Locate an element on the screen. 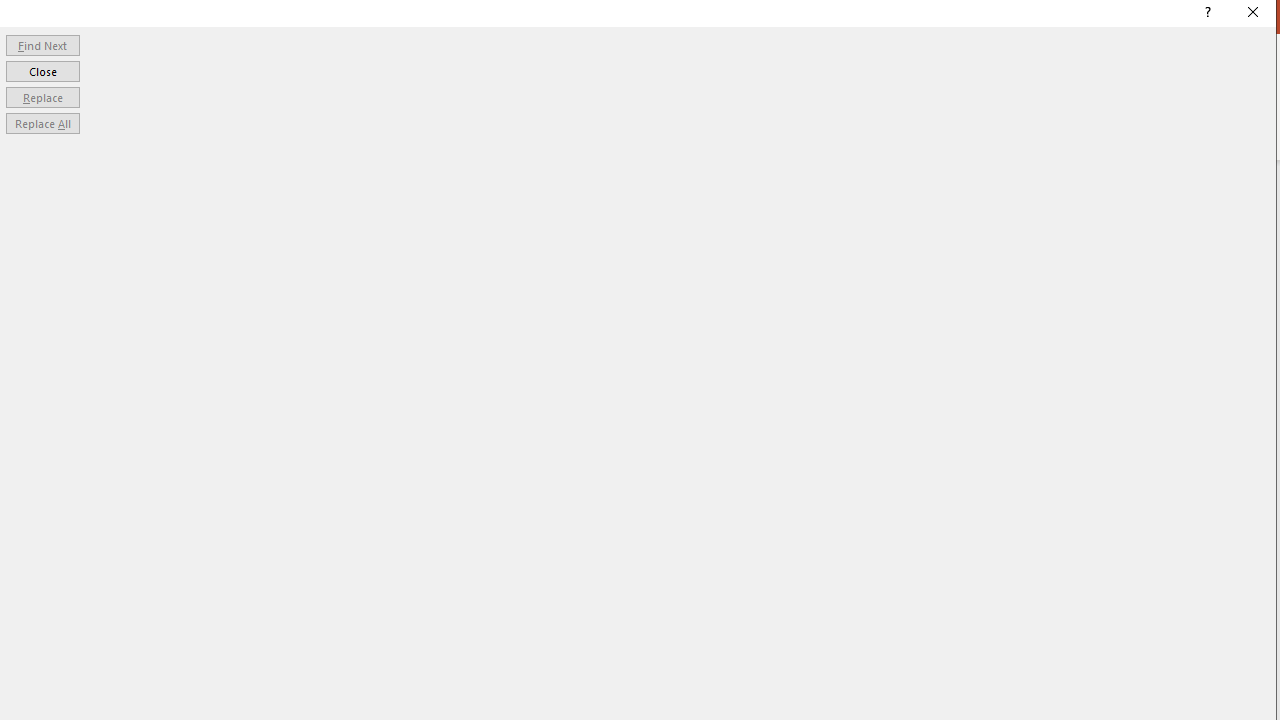 Image resolution: width=1280 pixels, height=720 pixels. 'Replace All' is located at coordinates (42, 123).